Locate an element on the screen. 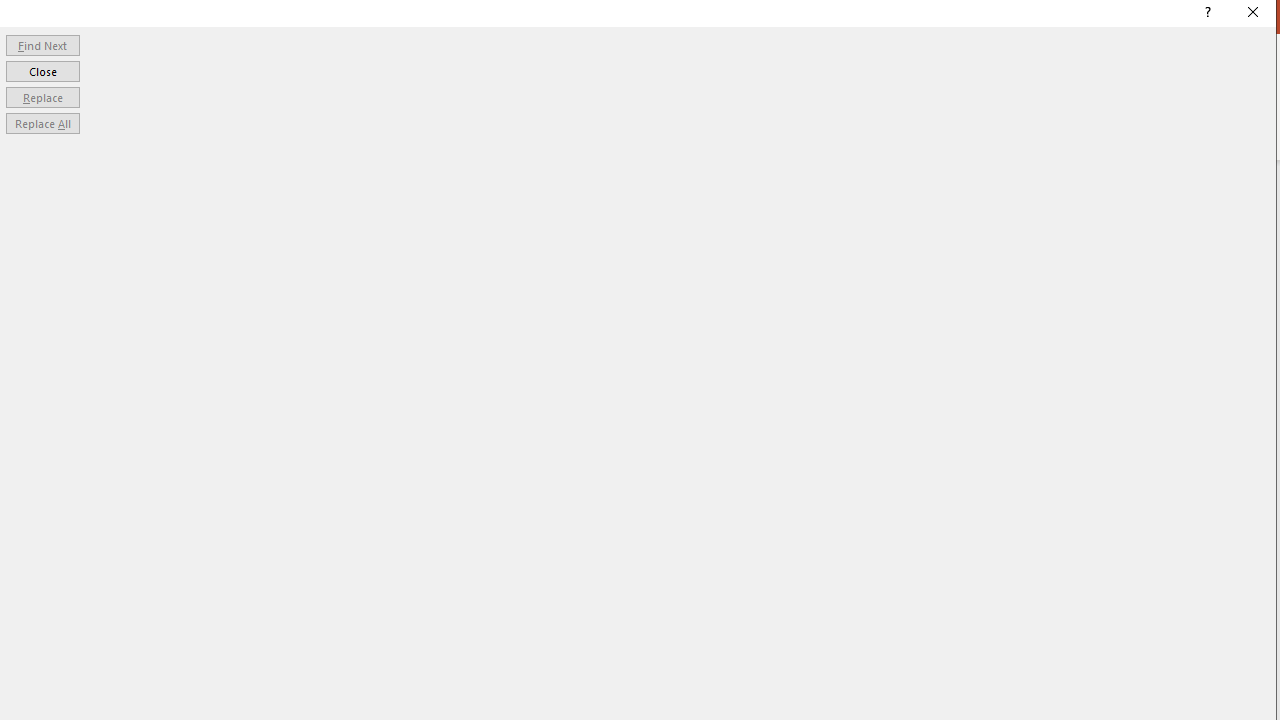 Image resolution: width=1280 pixels, height=720 pixels. 'Replace All' is located at coordinates (42, 123).